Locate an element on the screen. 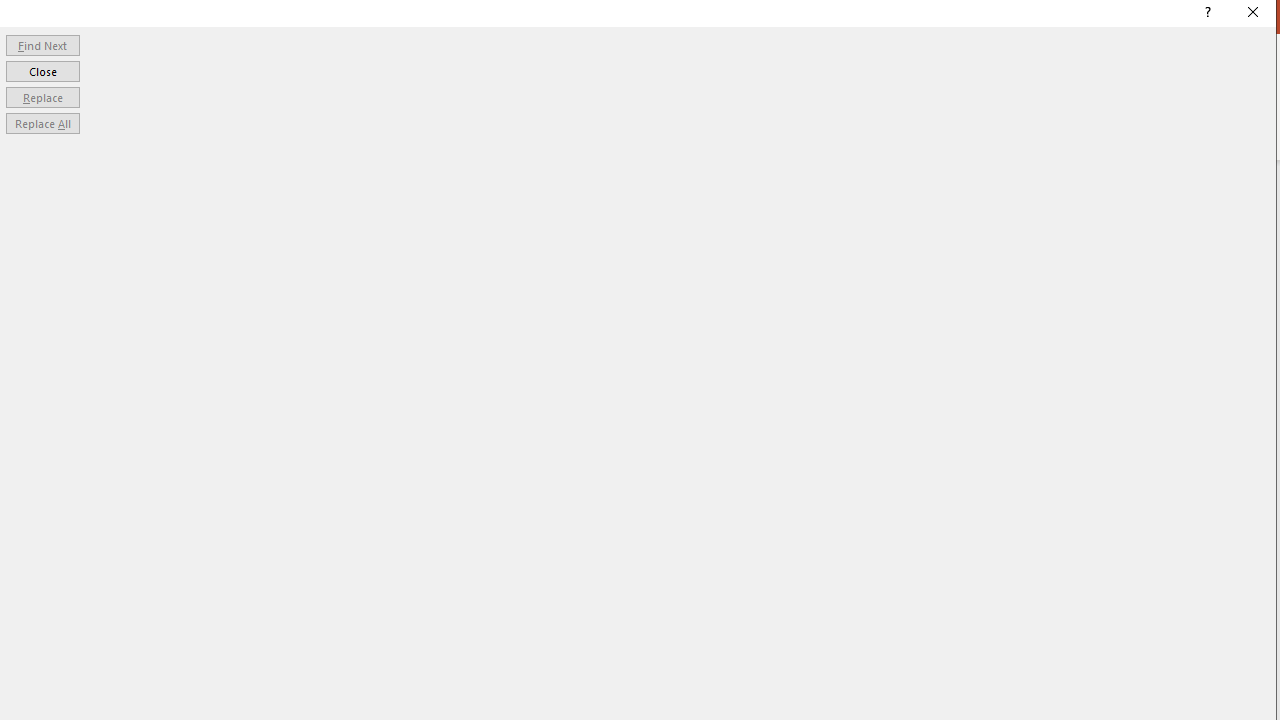 Image resolution: width=1280 pixels, height=720 pixels. 'Replace All' is located at coordinates (42, 123).